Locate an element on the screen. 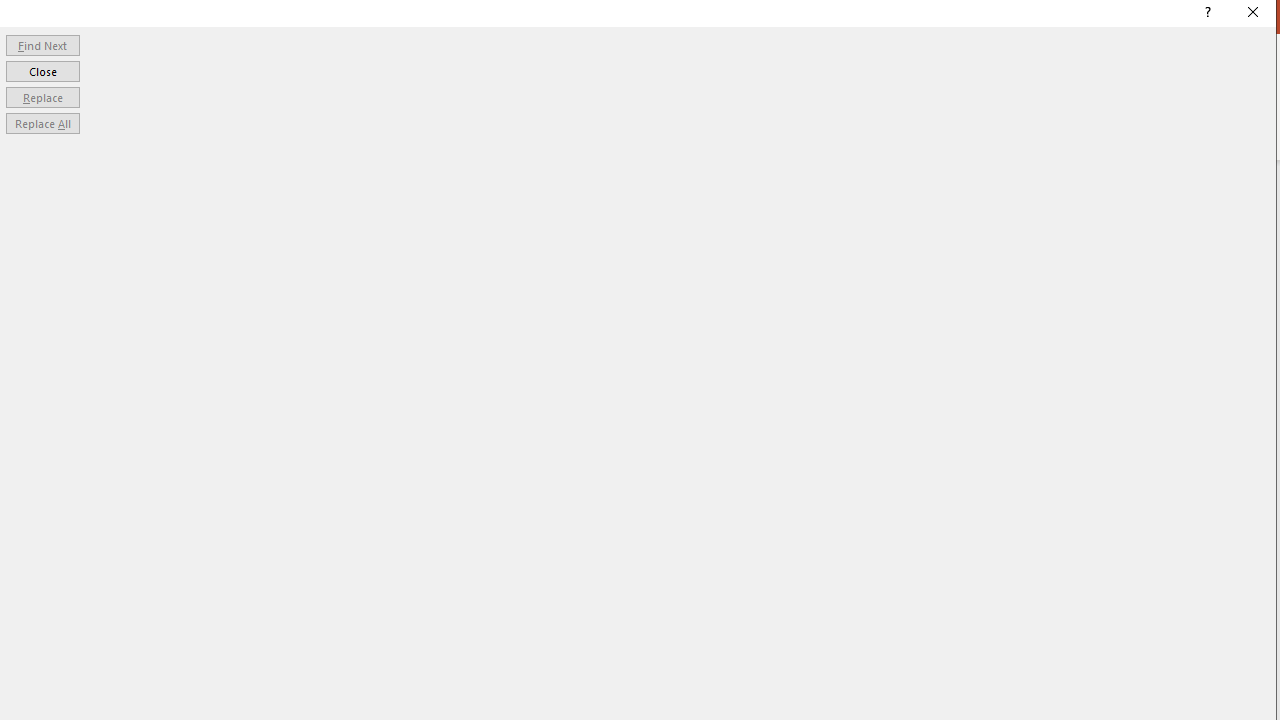 Image resolution: width=1280 pixels, height=720 pixels. 'Replace All' is located at coordinates (42, 123).